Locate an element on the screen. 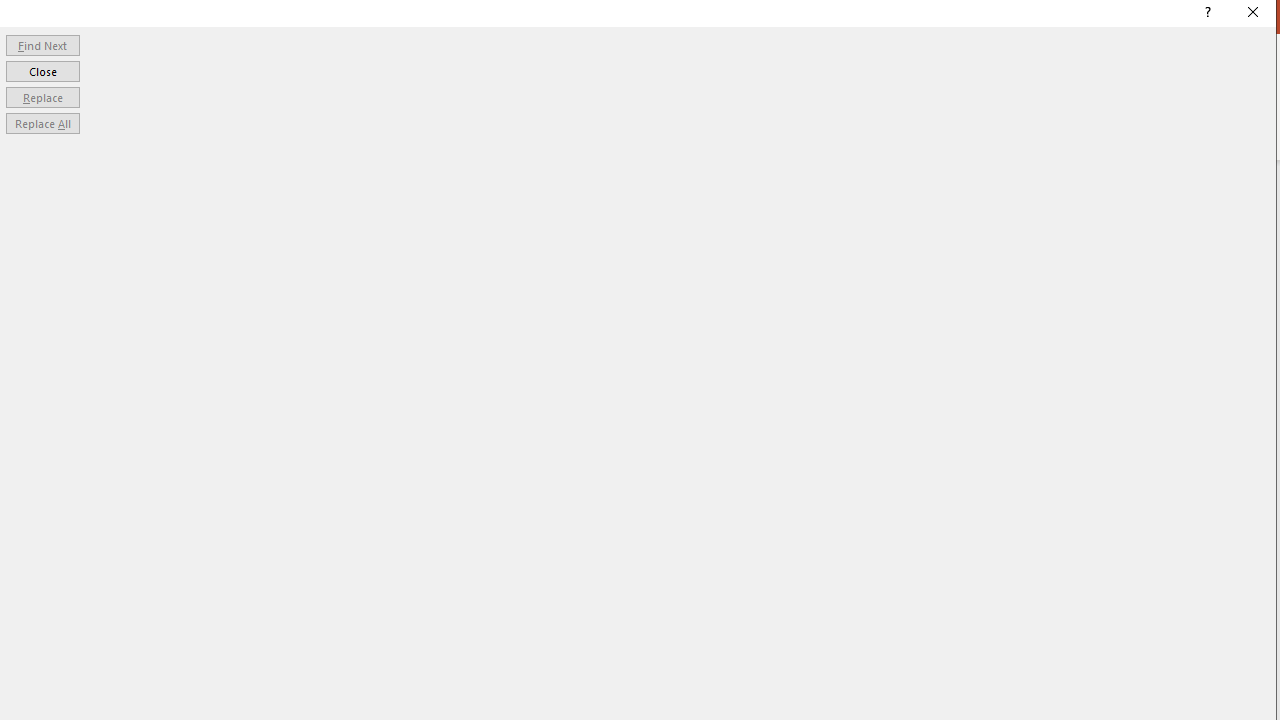 Image resolution: width=1280 pixels, height=720 pixels. 'Replace All' is located at coordinates (42, 123).